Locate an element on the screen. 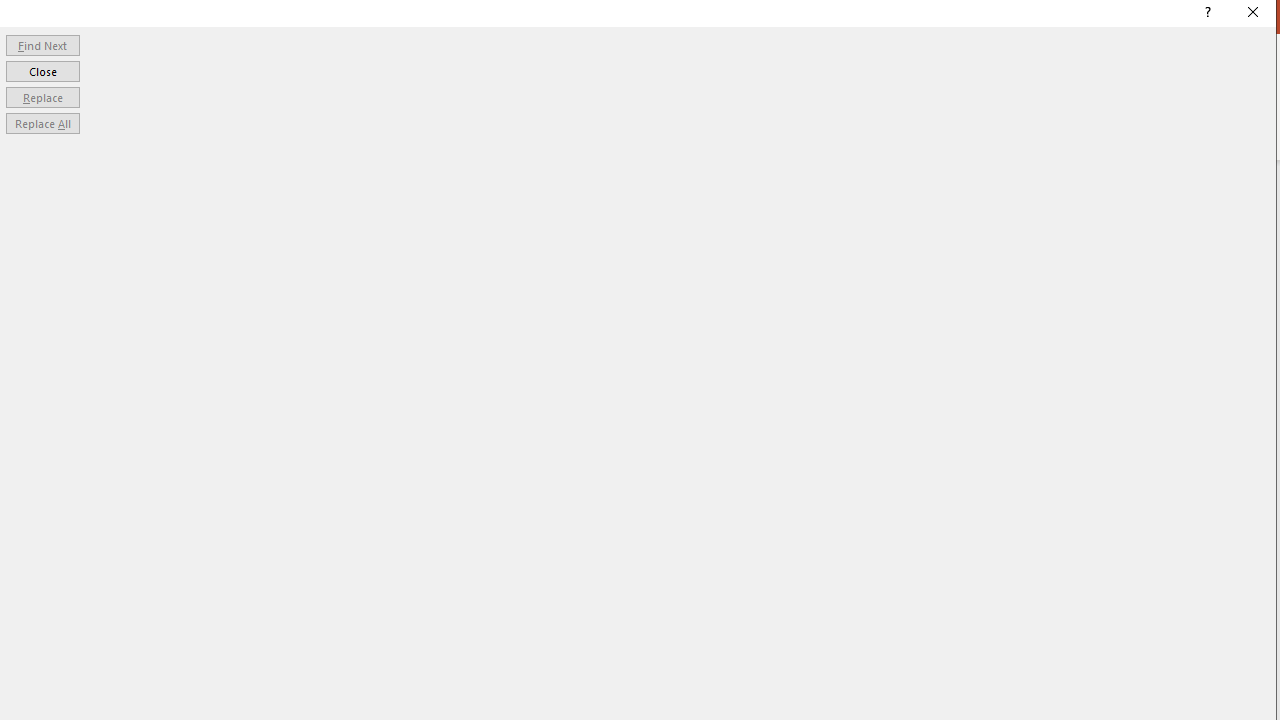 Image resolution: width=1280 pixels, height=720 pixels. 'Replace All' is located at coordinates (42, 123).